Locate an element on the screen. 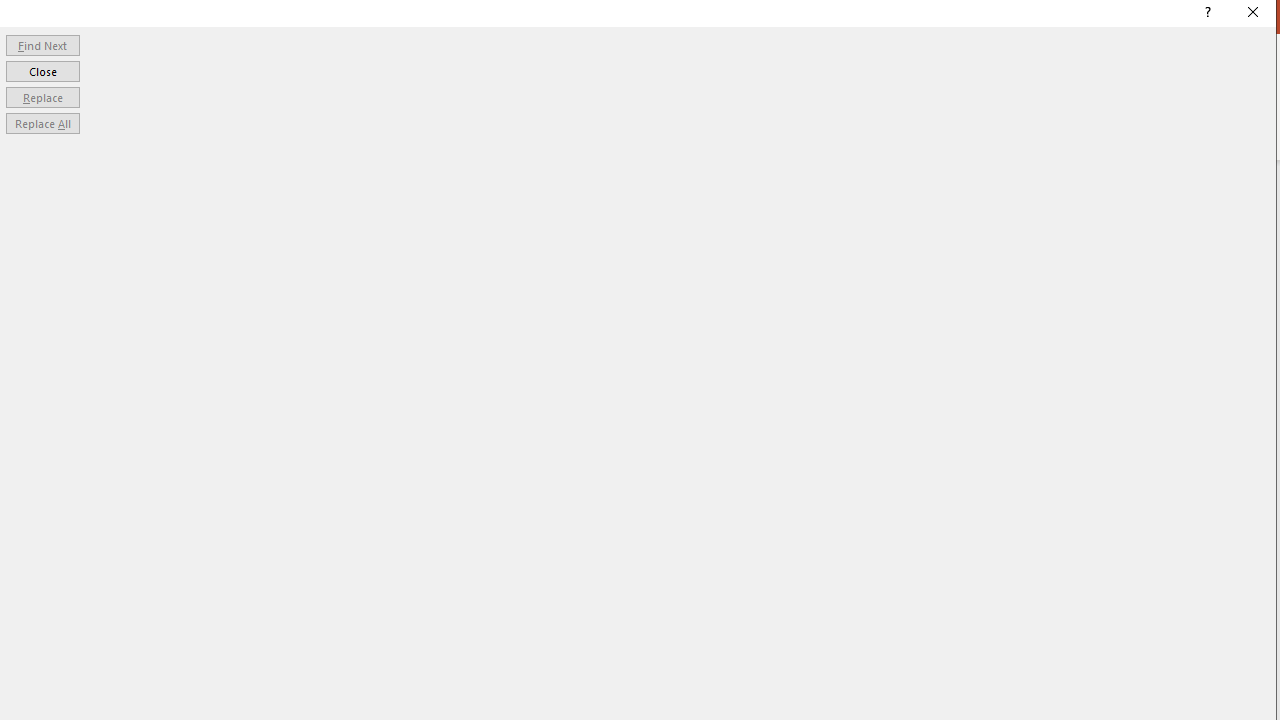 Image resolution: width=1280 pixels, height=720 pixels. 'Replace All' is located at coordinates (42, 123).